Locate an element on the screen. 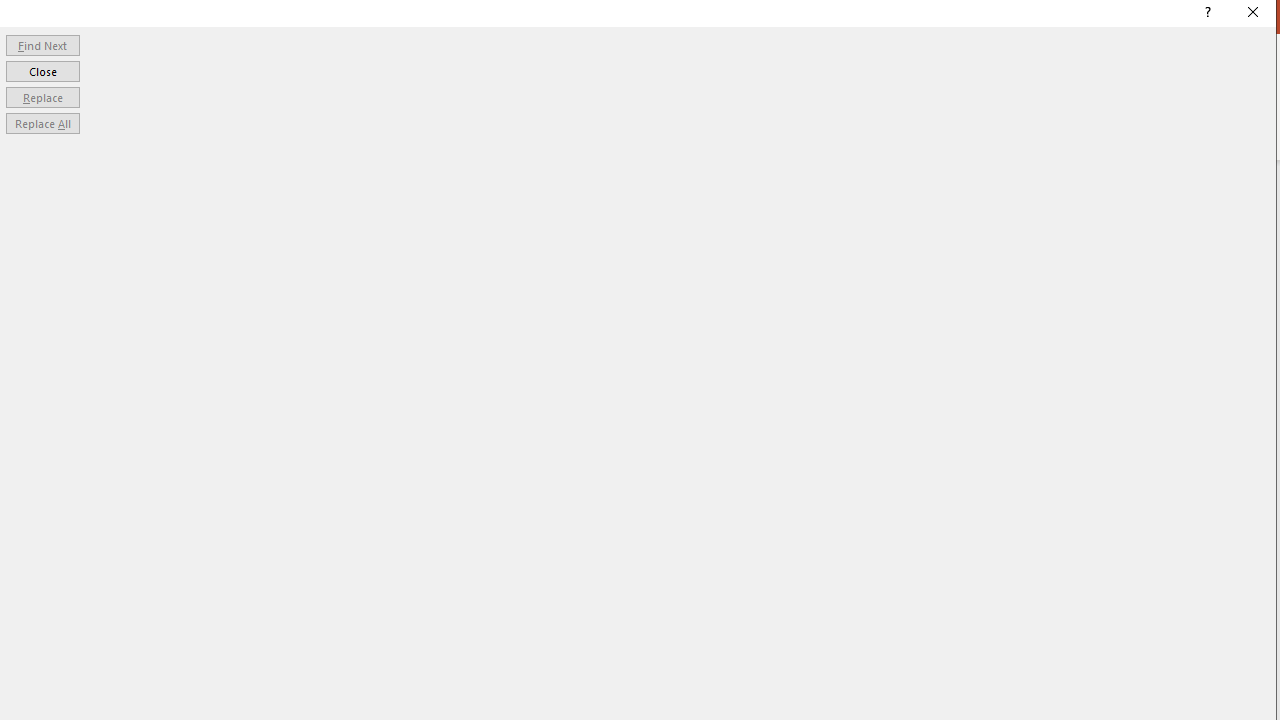 Image resolution: width=1280 pixels, height=720 pixels. 'Replace All' is located at coordinates (42, 123).